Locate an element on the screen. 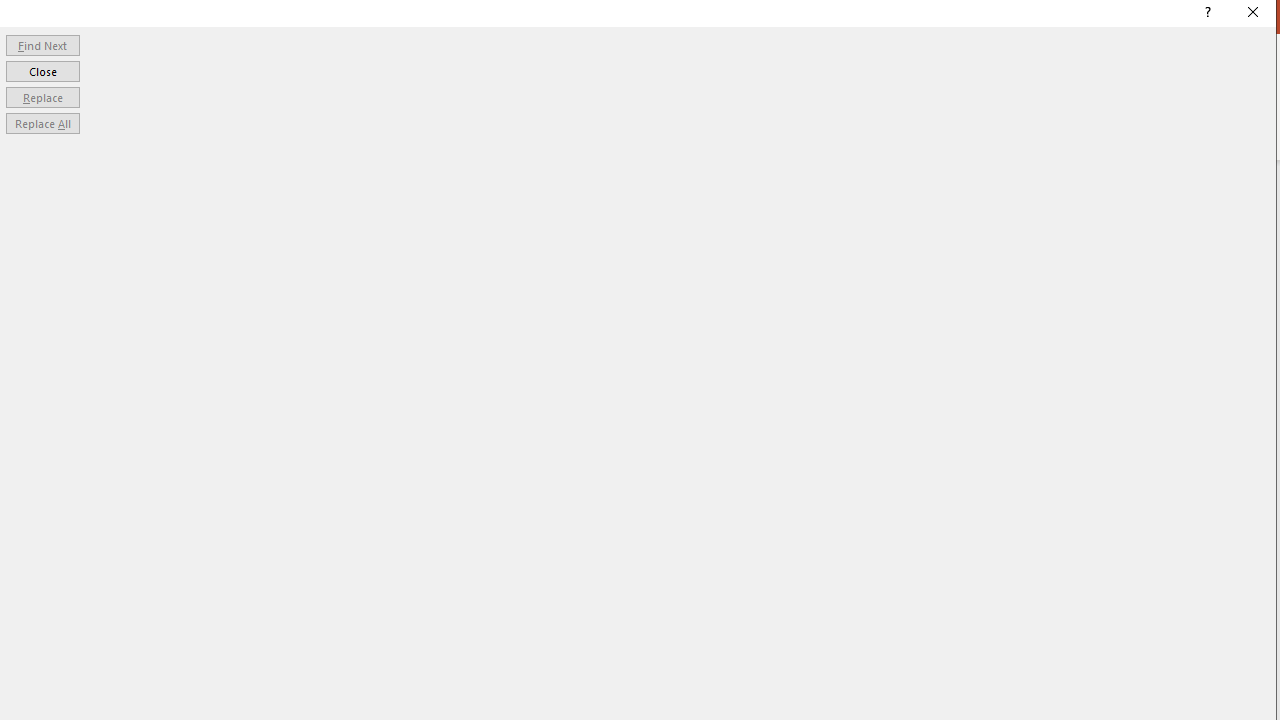 Image resolution: width=1280 pixels, height=720 pixels. 'Replace All' is located at coordinates (42, 123).